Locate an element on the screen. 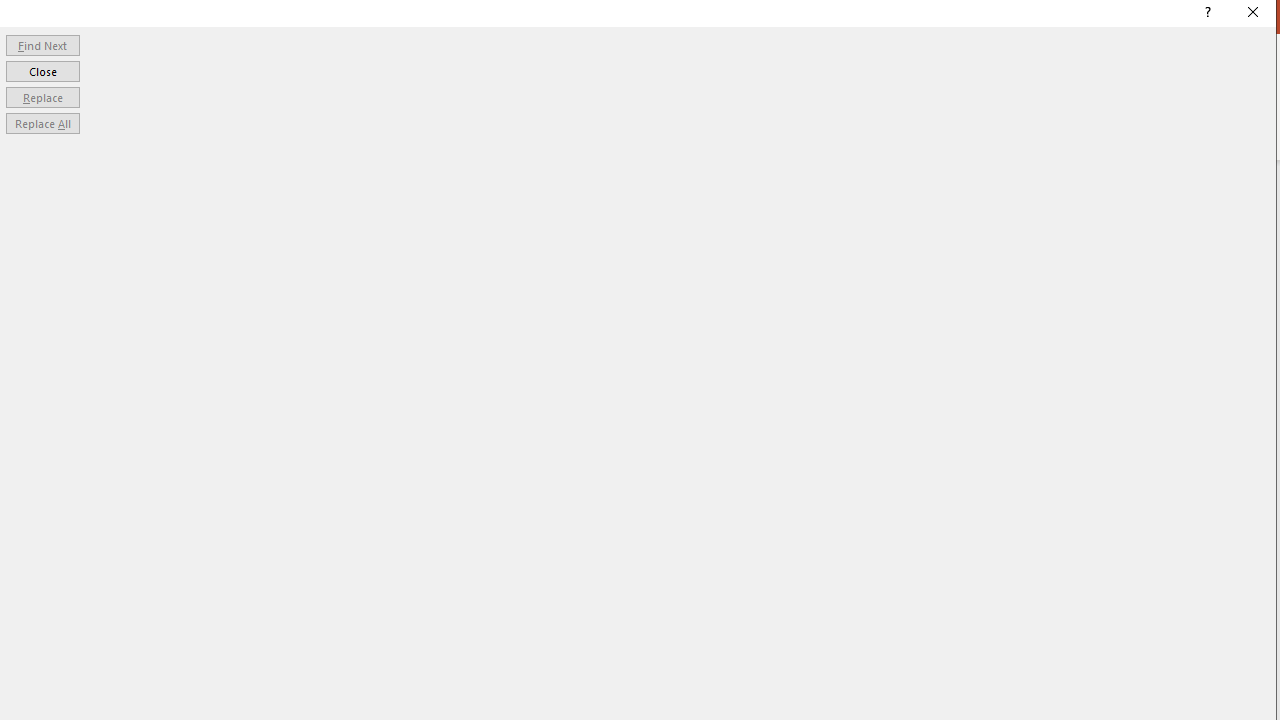 Image resolution: width=1280 pixels, height=720 pixels. 'Replace All' is located at coordinates (42, 123).